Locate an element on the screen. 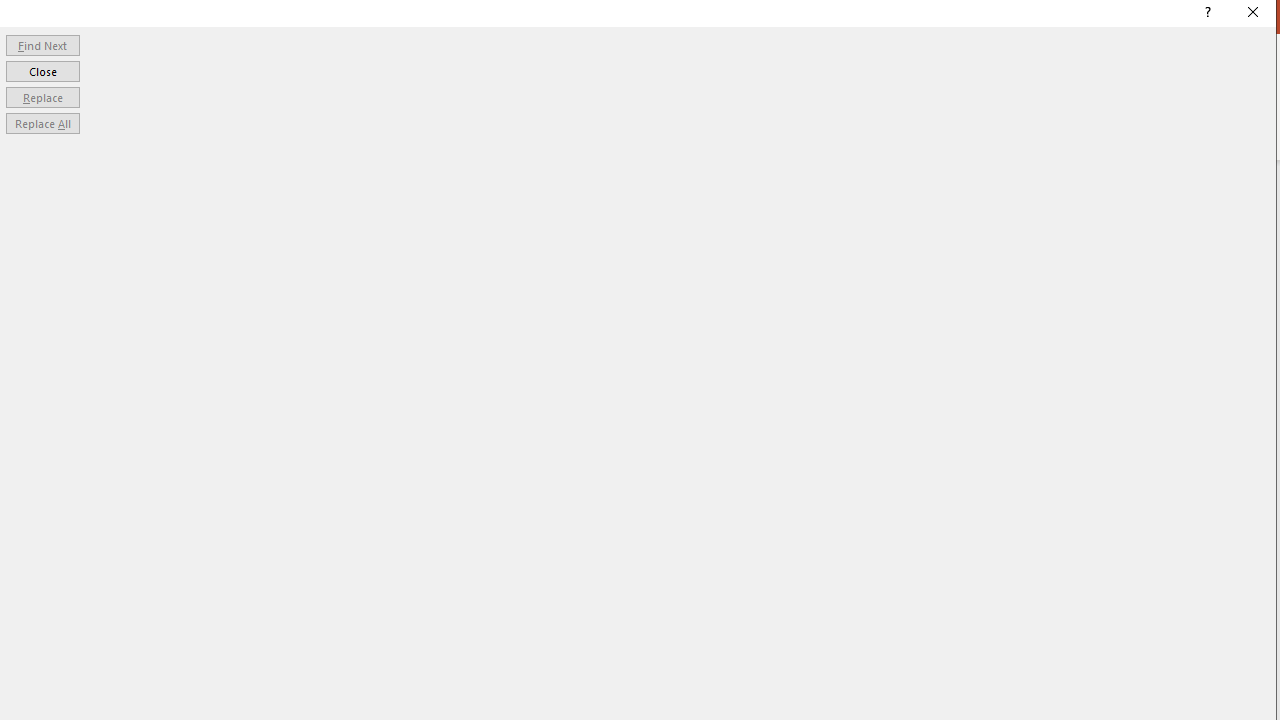 Image resolution: width=1280 pixels, height=720 pixels. 'Replace All' is located at coordinates (42, 123).